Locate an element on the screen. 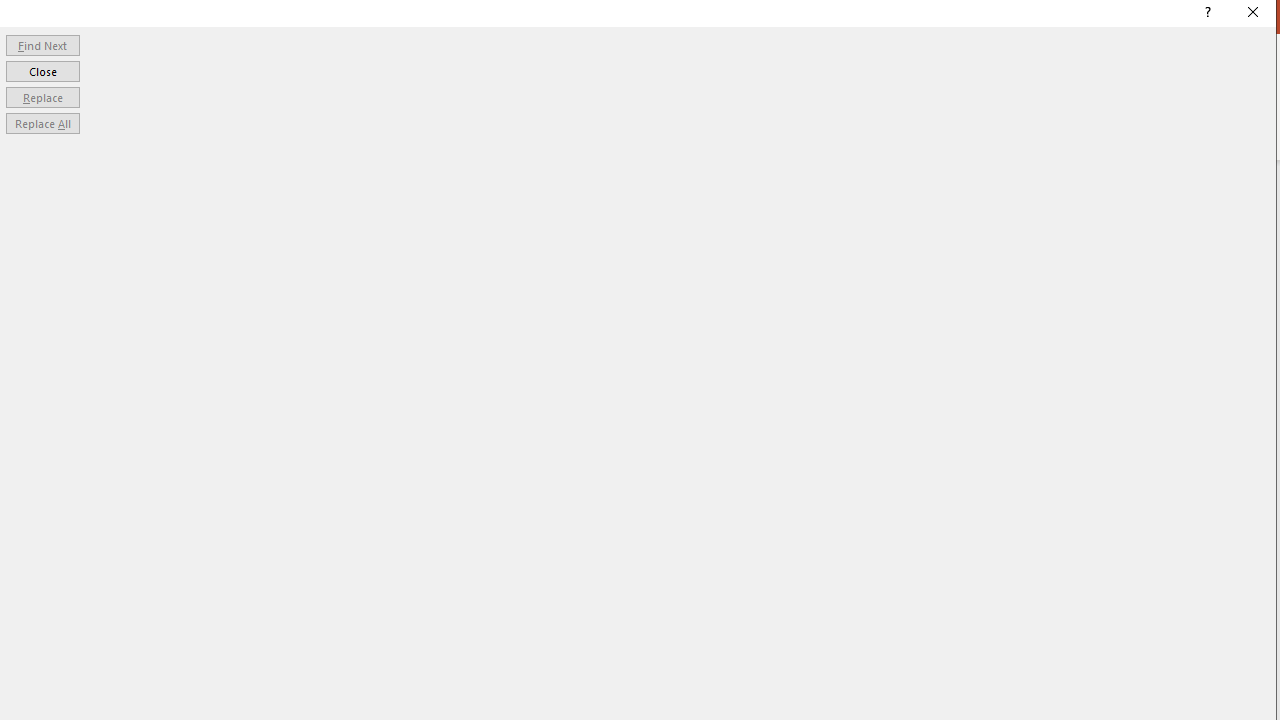 Image resolution: width=1280 pixels, height=720 pixels. 'Replace All' is located at coordinates (42, 123).